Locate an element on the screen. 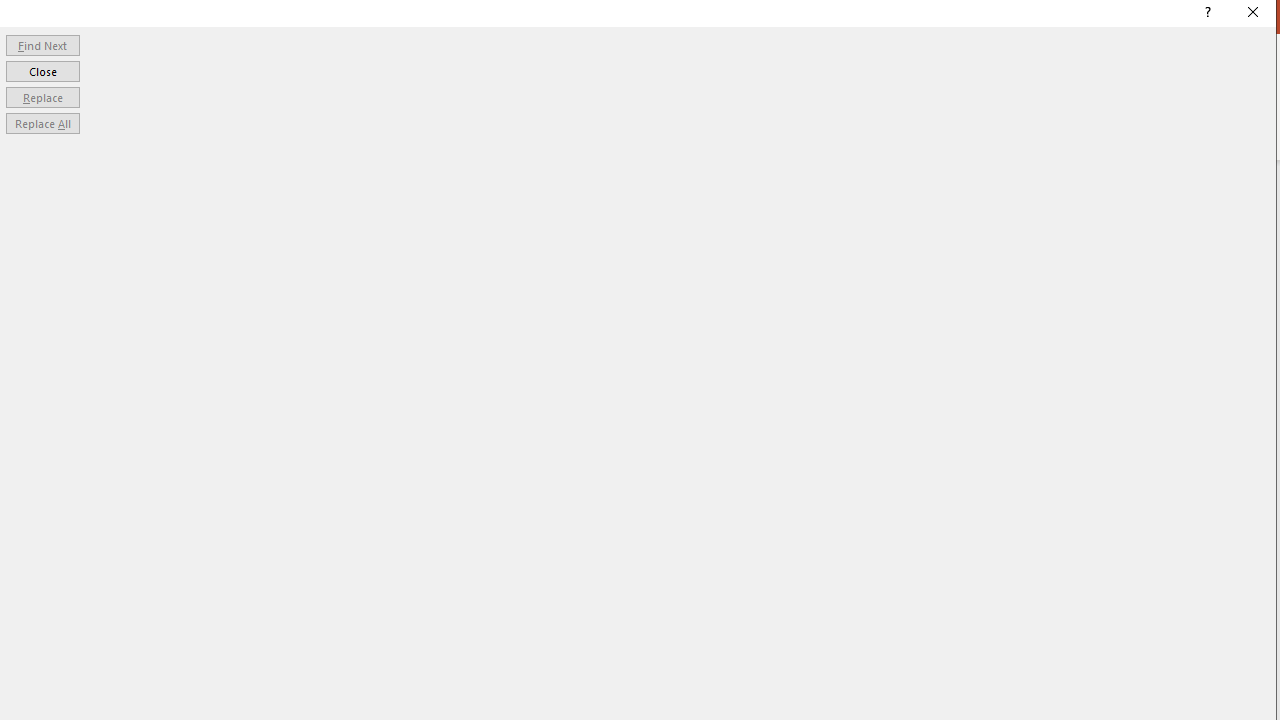 Image resolution: width=1280 pixels, height=720 pixels. 'Replace All' is located at coordinates (42, 123).